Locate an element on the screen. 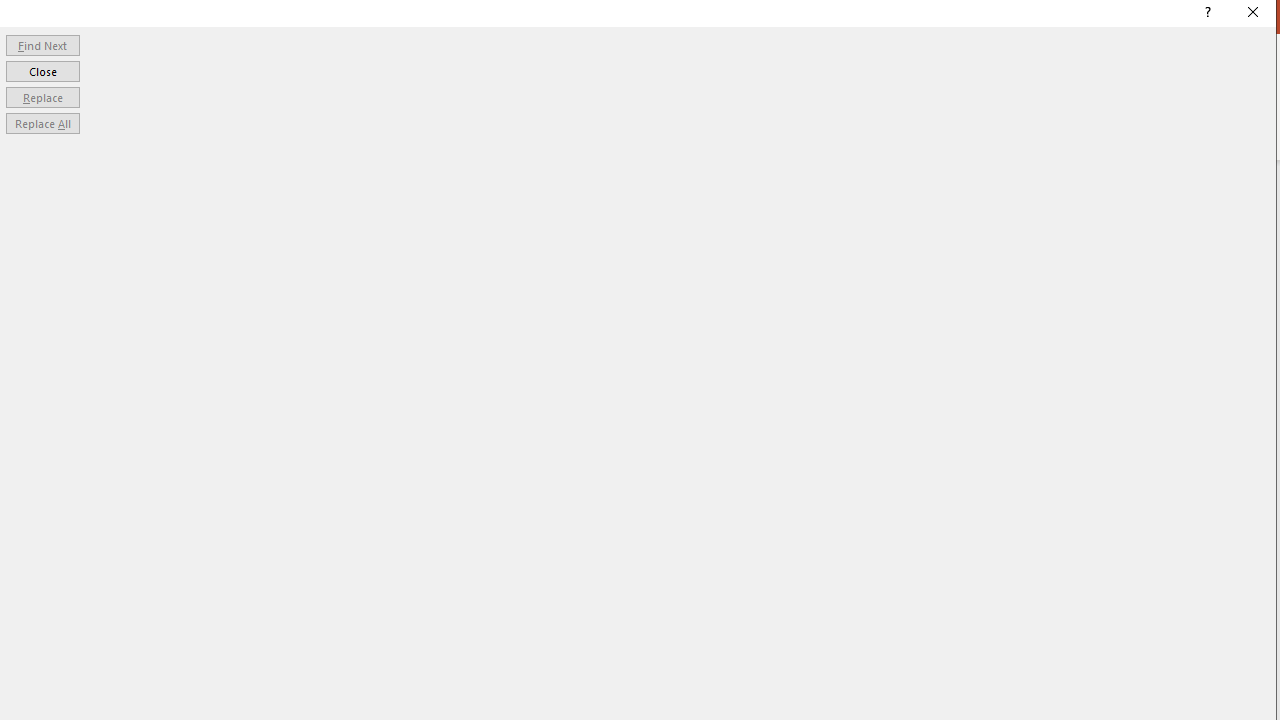 Image resolution: width=1280 pixels, height=720 pixels. 'Replace All' is located at coordinates (42, 123).